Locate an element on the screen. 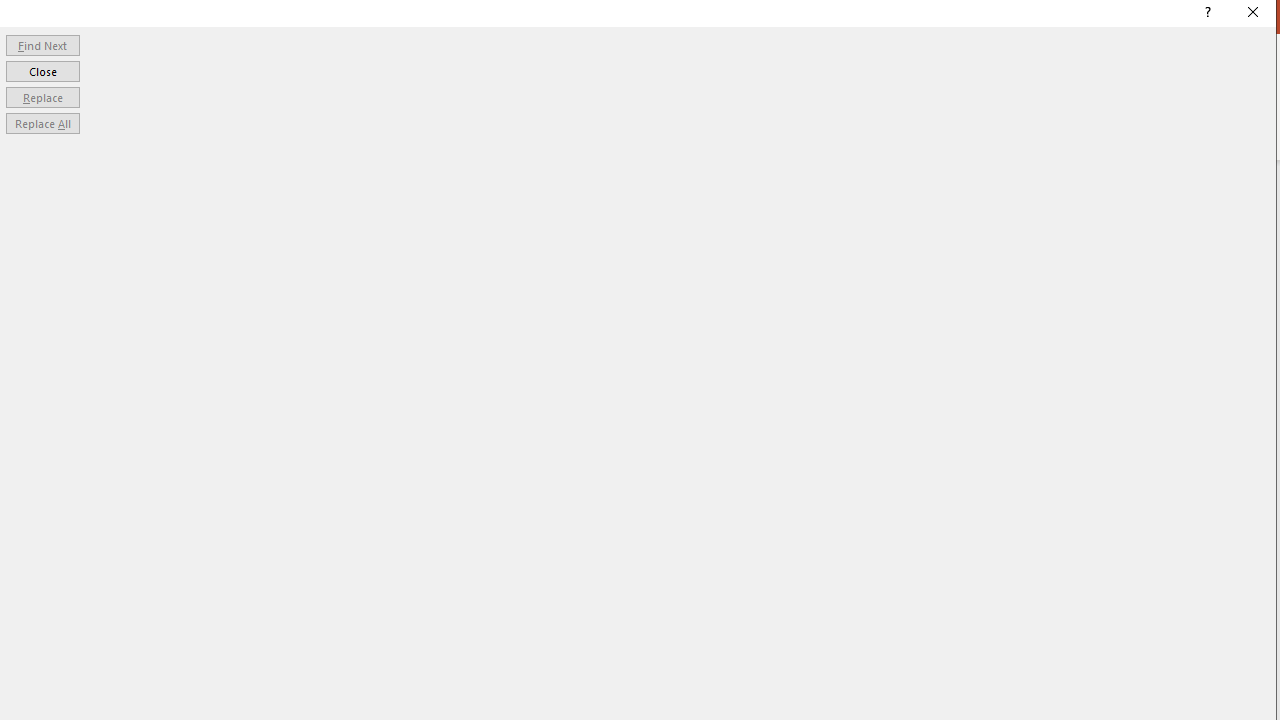 Image resolution: width=1280 pixels, height=720 pixels. 'Replace All' is located at coordinates (42, 123).